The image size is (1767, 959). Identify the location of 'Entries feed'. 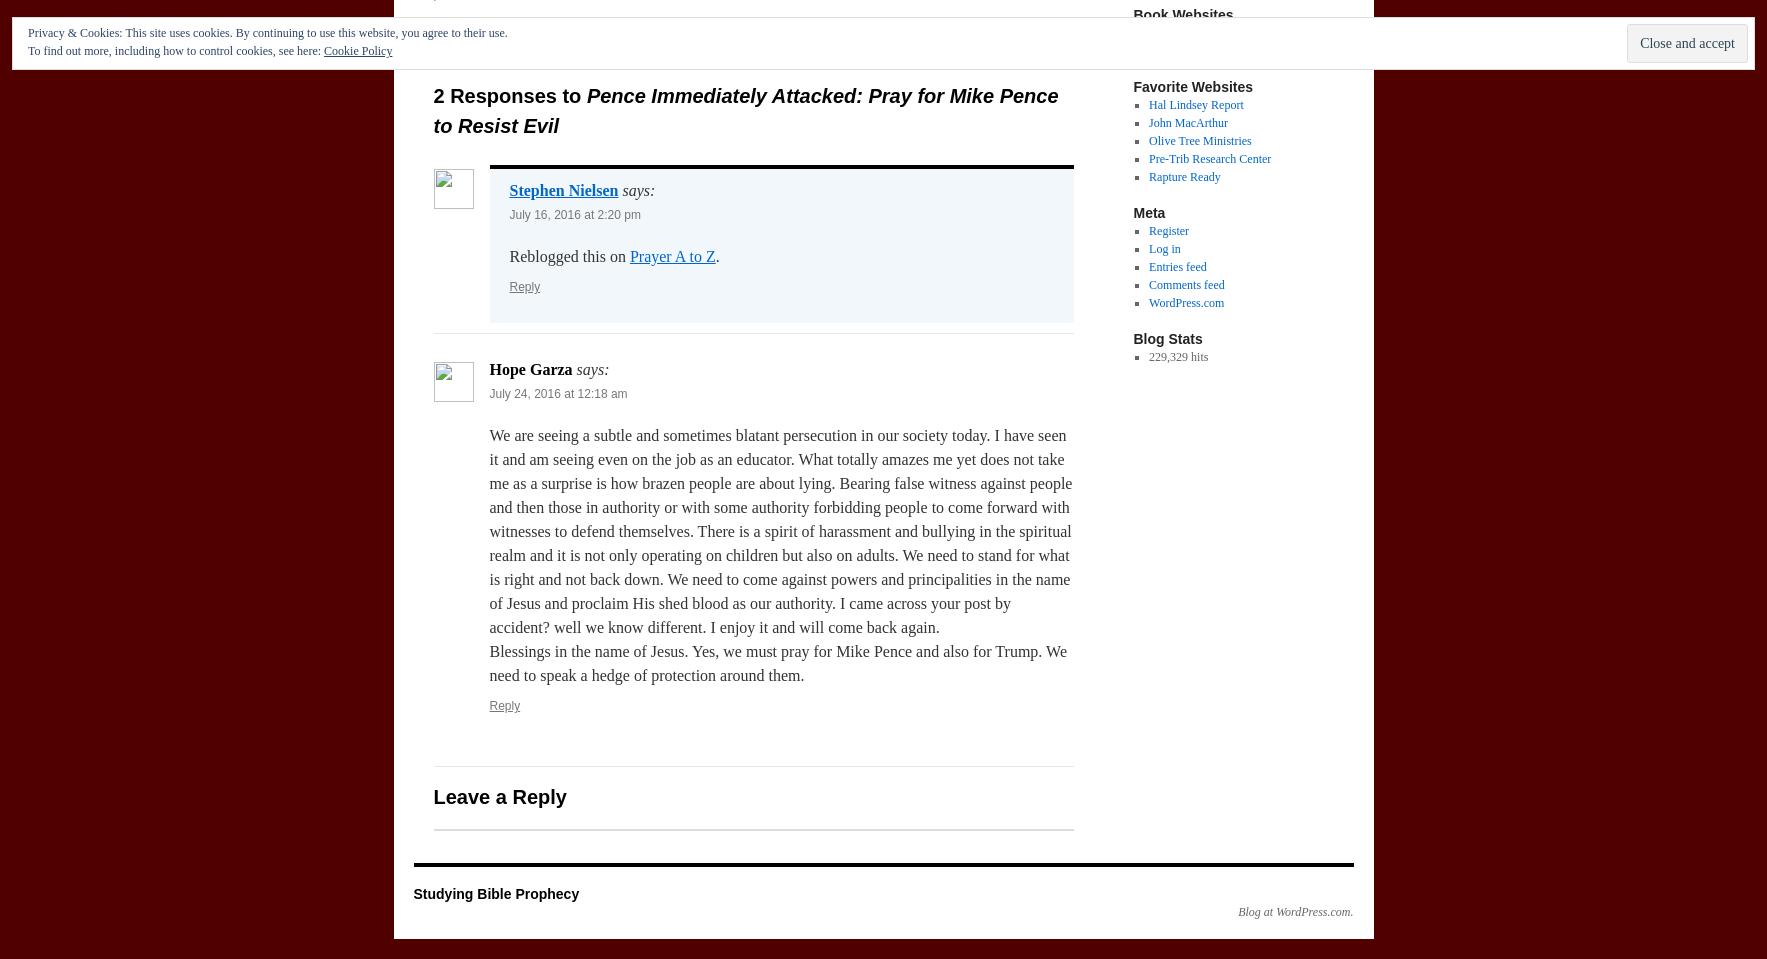
(1177, 266).